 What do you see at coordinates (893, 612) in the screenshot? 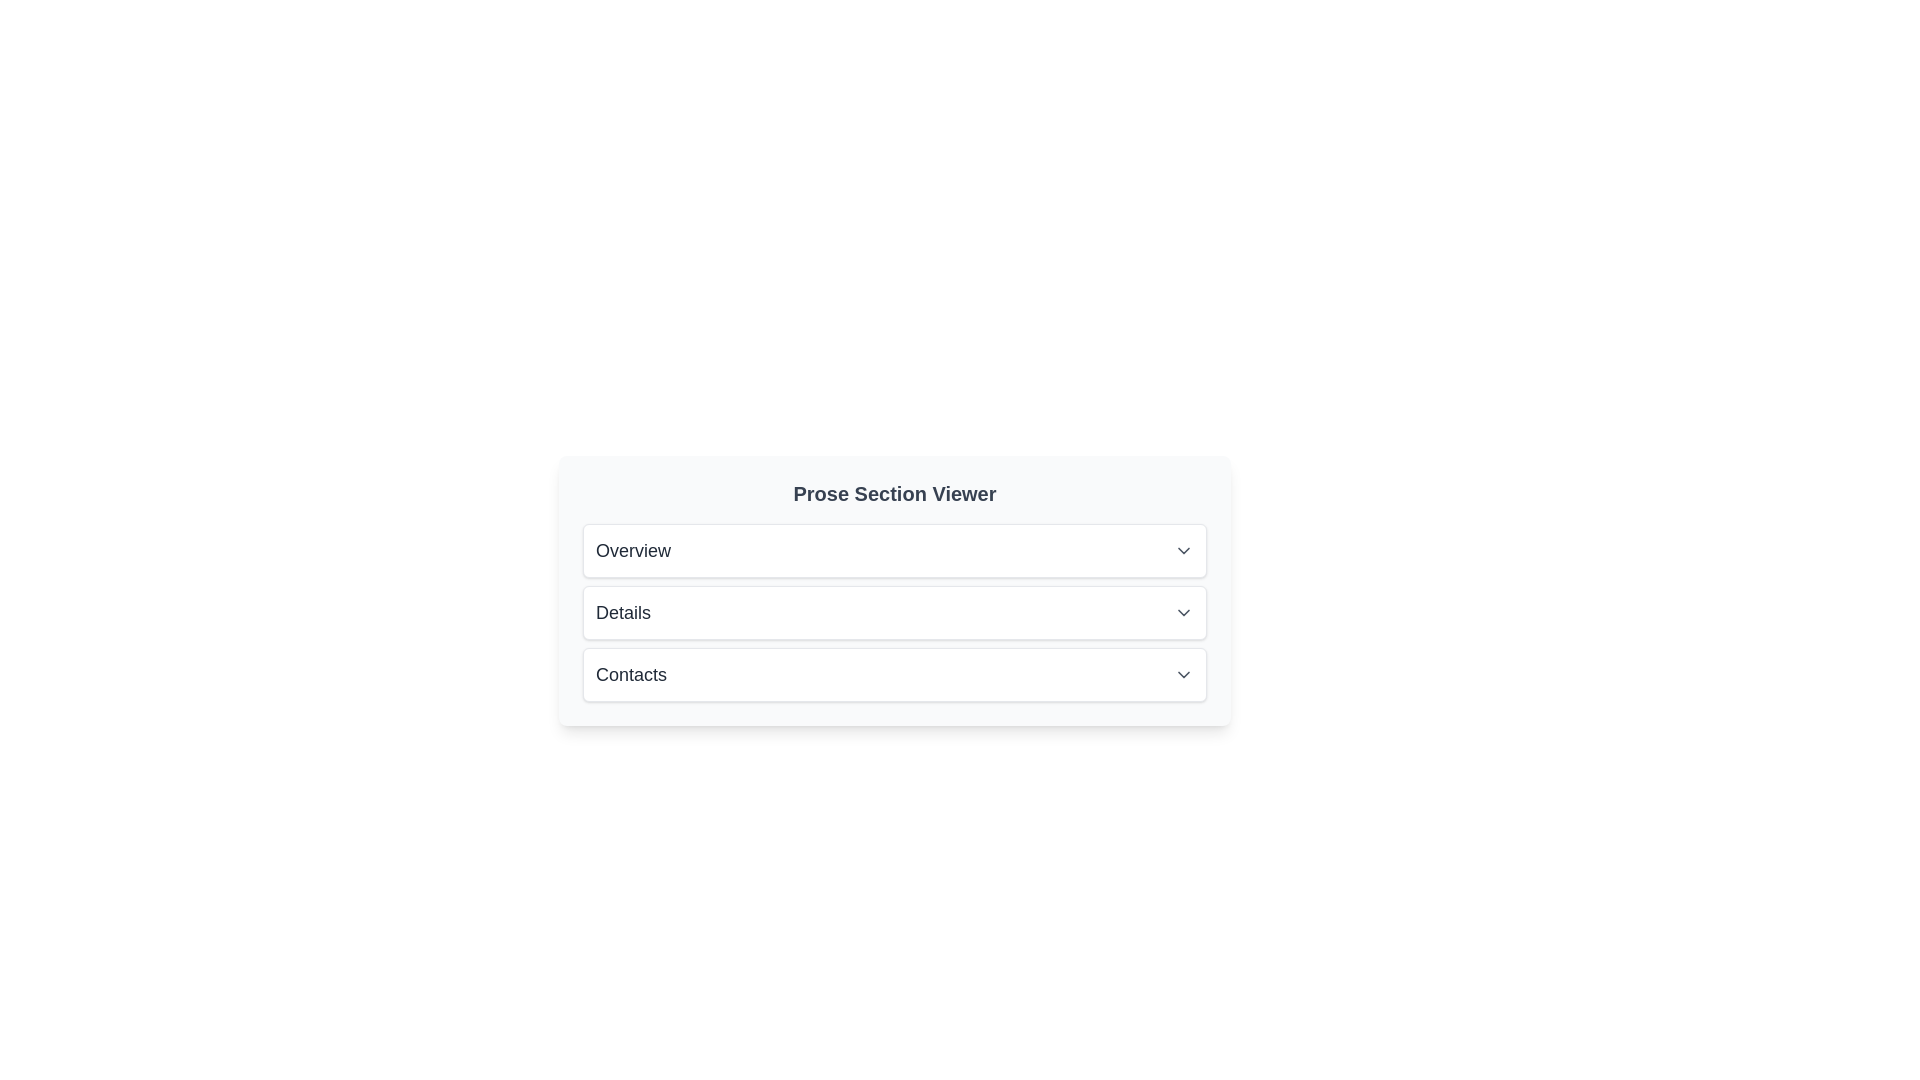
I see `the 'Details' expandable card in the Prose Section Viewer` at bounding box center [893, 612].